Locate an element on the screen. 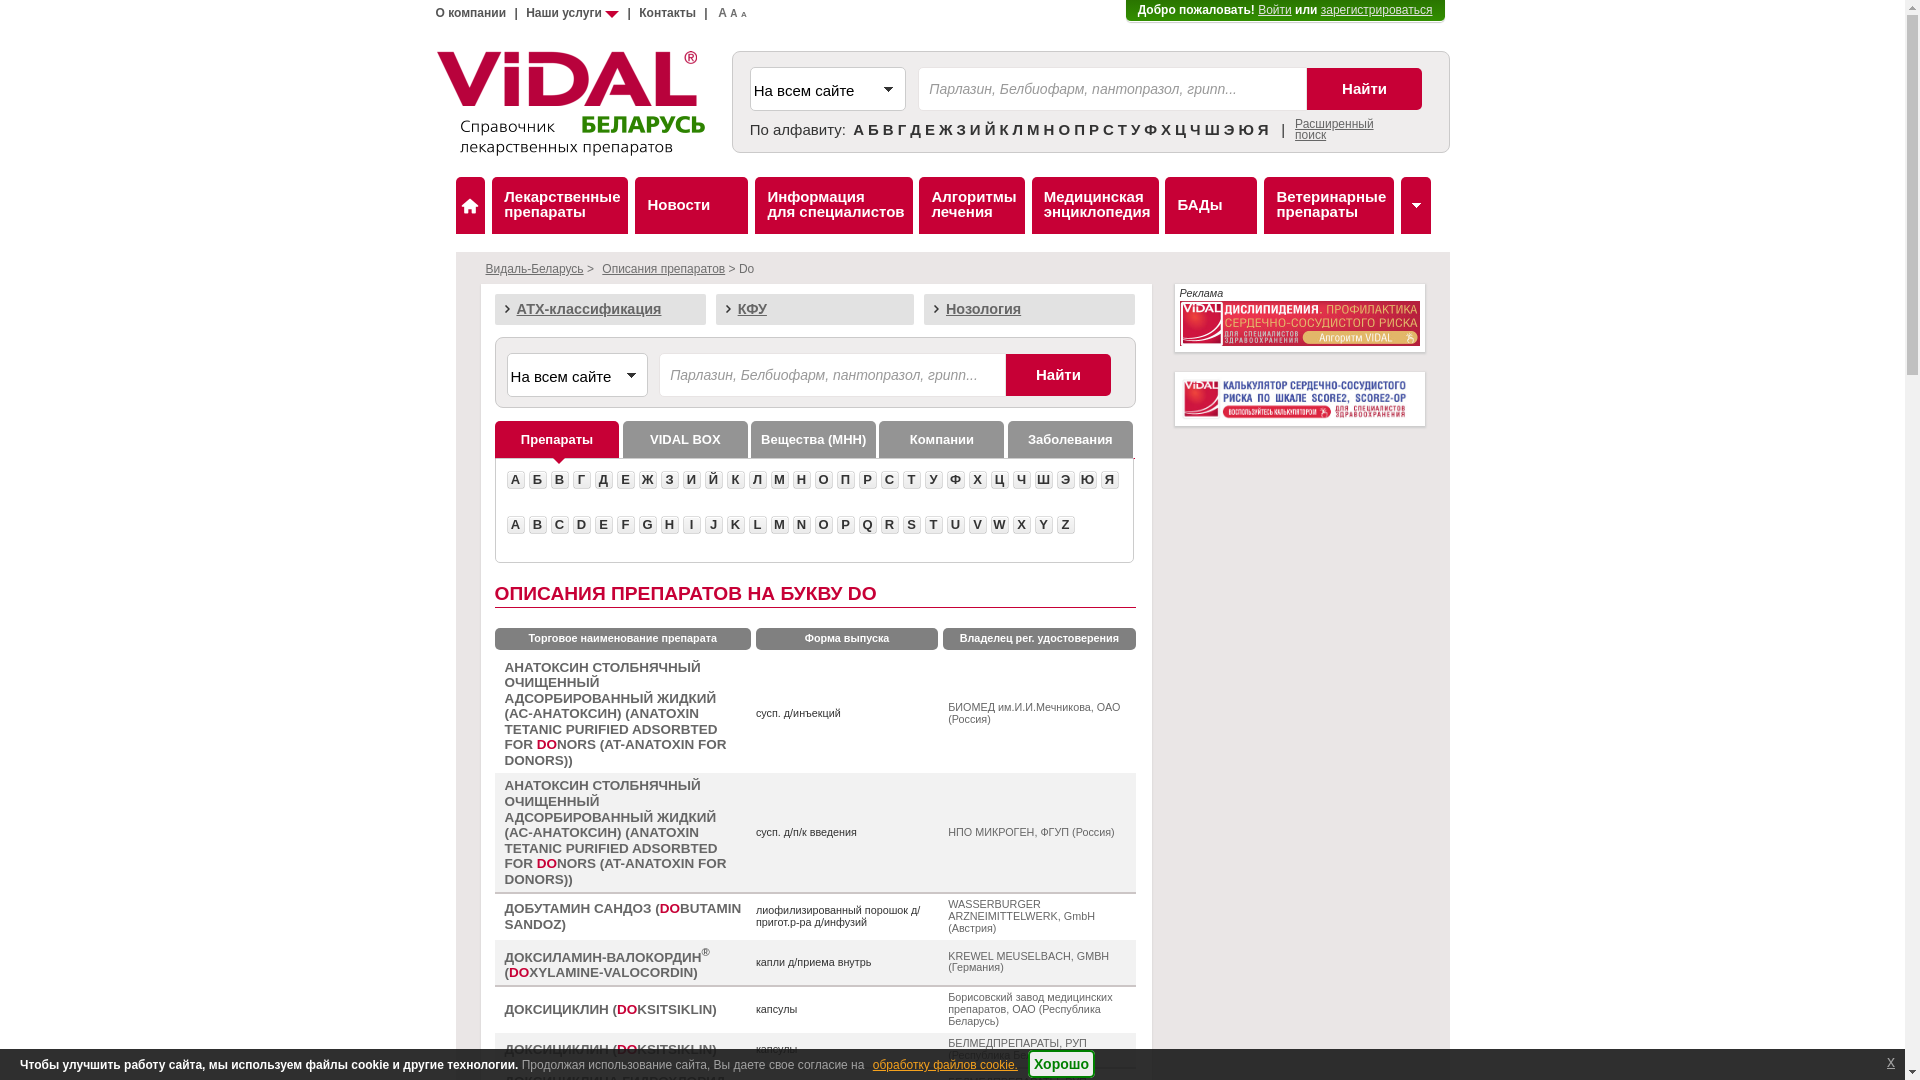 The image size is (1920, 1080). 'K' is located at coordinates (733, 523).